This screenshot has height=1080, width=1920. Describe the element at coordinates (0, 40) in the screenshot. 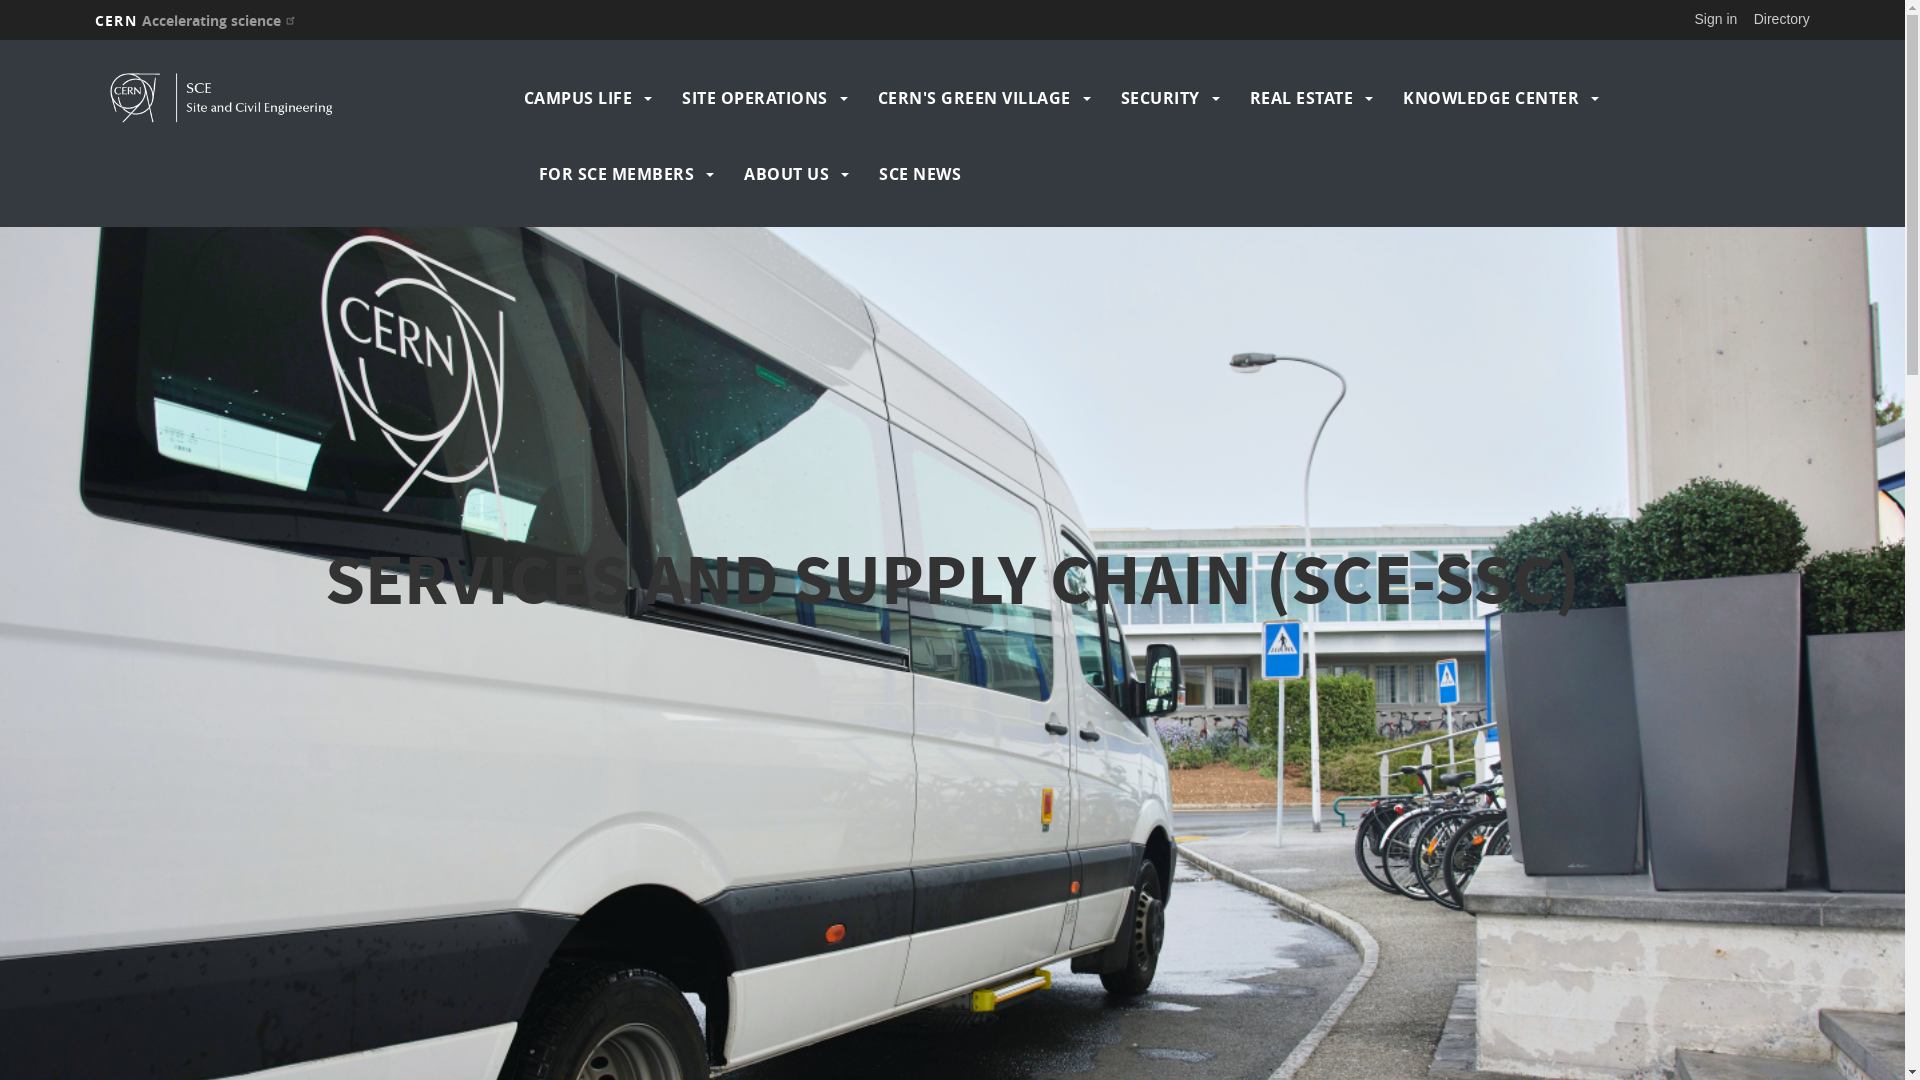

I see `'Skip to main content'` at that location.